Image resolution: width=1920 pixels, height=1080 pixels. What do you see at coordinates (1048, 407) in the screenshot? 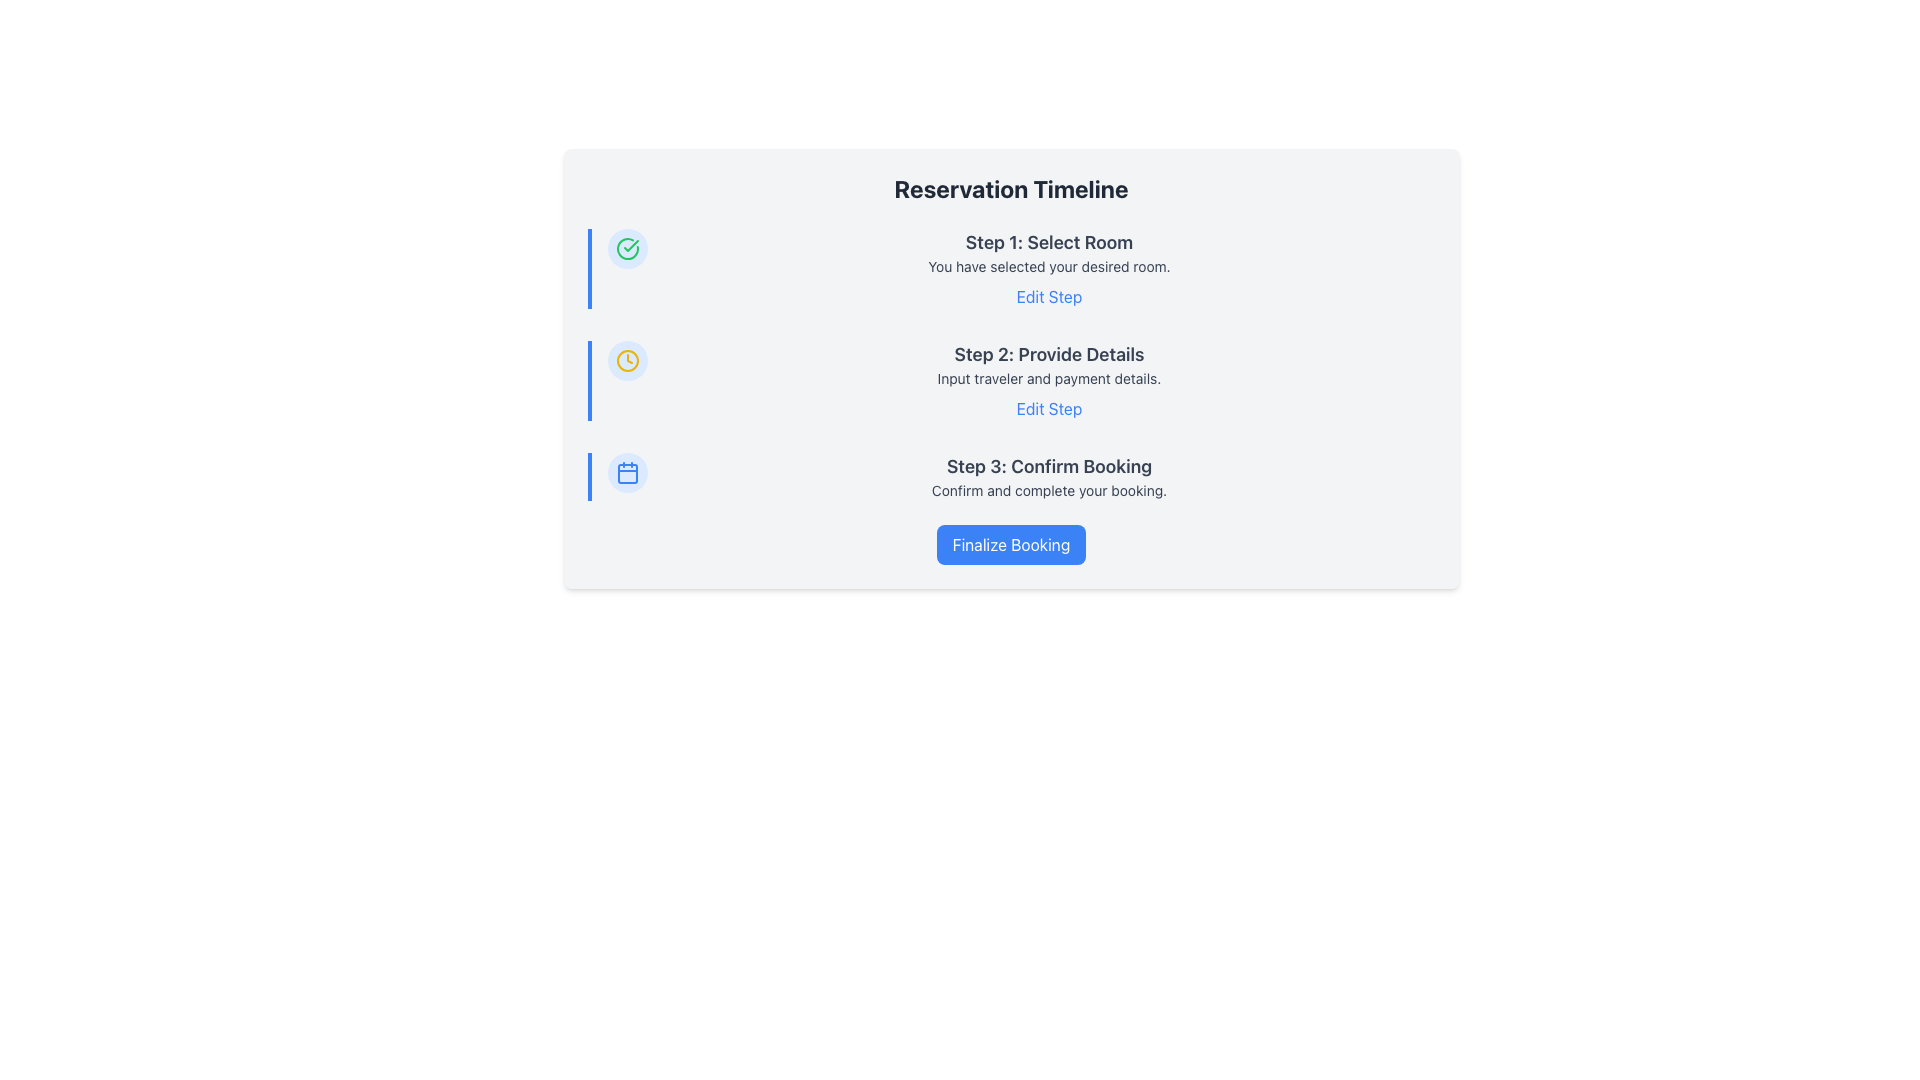
I see `the small blue hyperlink text that reads 'Edit Step' located beneath the instruction text in the 'Step 2: Provide Details' section` at bounding box center [1048, 407].